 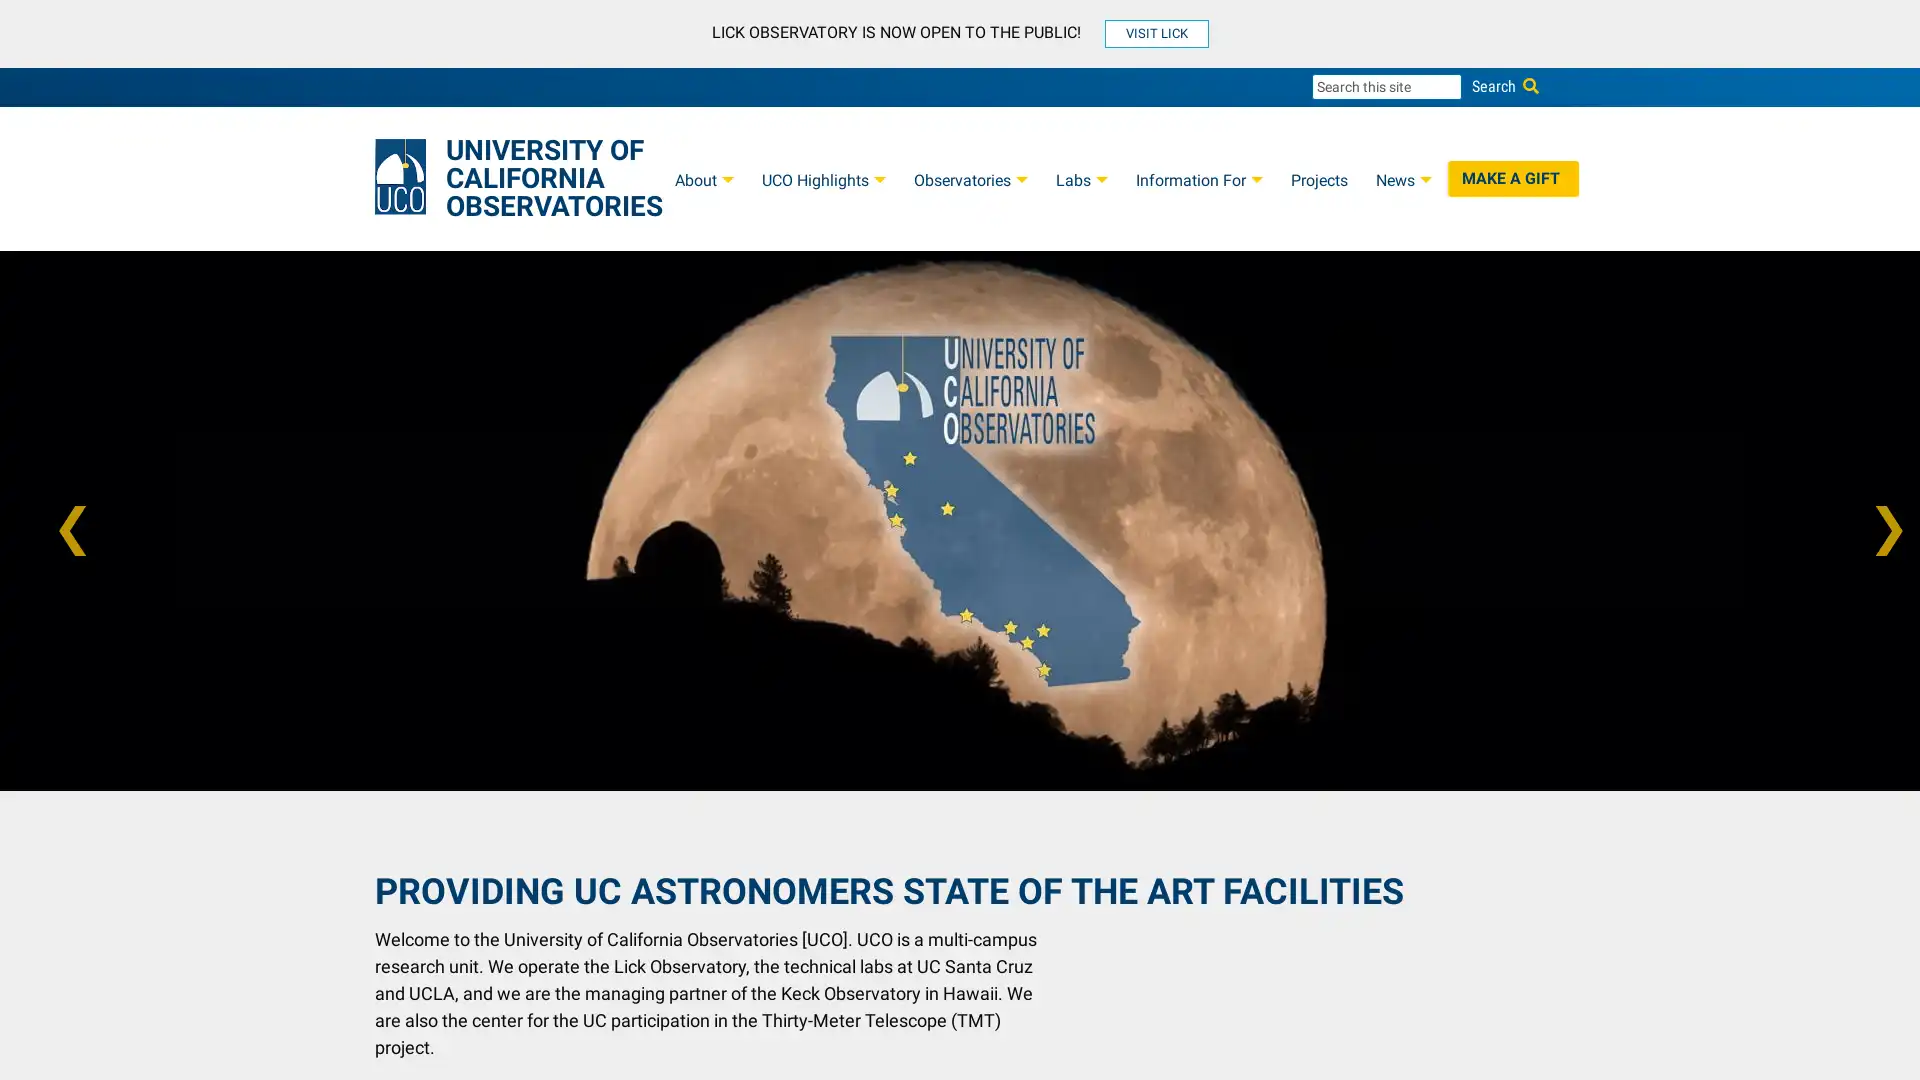 What do you see at coordinates (1866, 519) in the screenshot?
I see `Next` at bounding box center [1866, 519].